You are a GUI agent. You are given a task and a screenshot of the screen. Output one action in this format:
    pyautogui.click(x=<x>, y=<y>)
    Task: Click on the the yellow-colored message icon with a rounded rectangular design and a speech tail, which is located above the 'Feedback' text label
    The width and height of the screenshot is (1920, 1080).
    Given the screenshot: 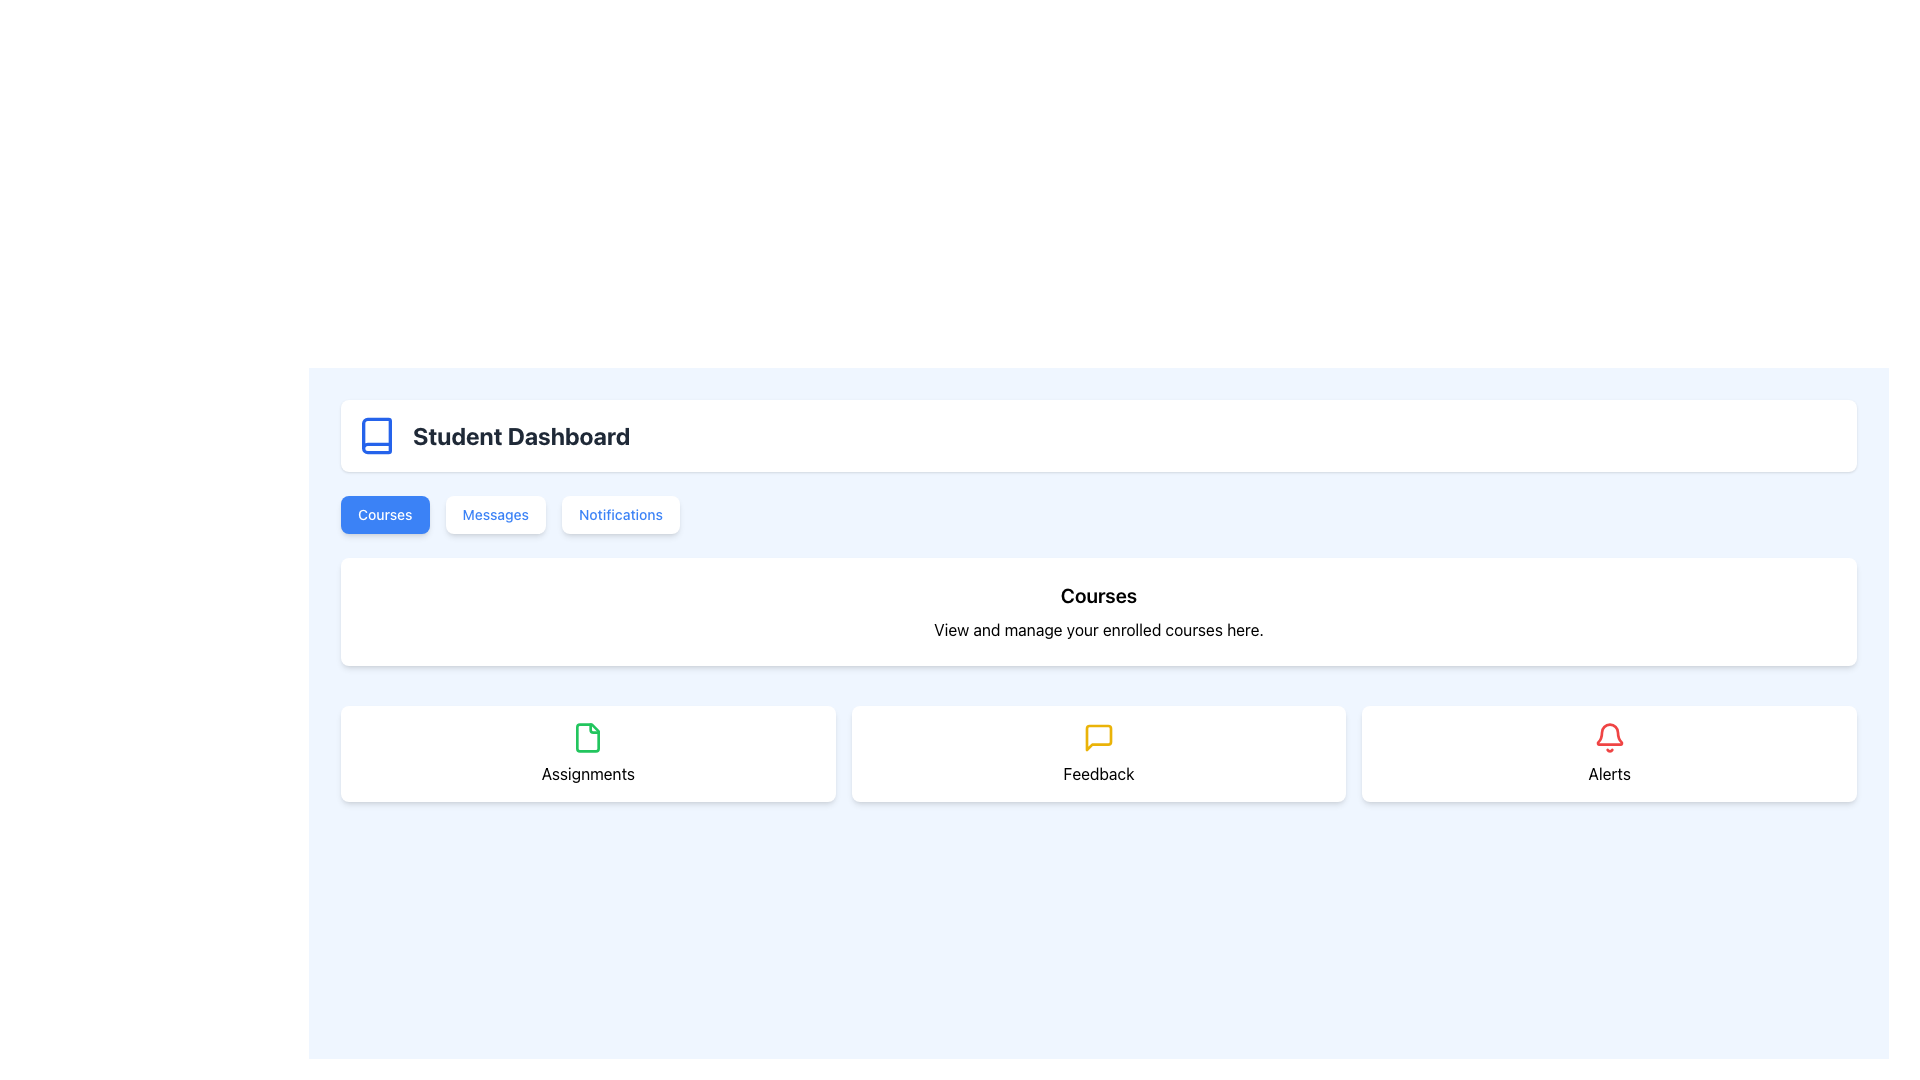 What is the action you would take?
    pyautogui.click(x=1098, y=737)
    